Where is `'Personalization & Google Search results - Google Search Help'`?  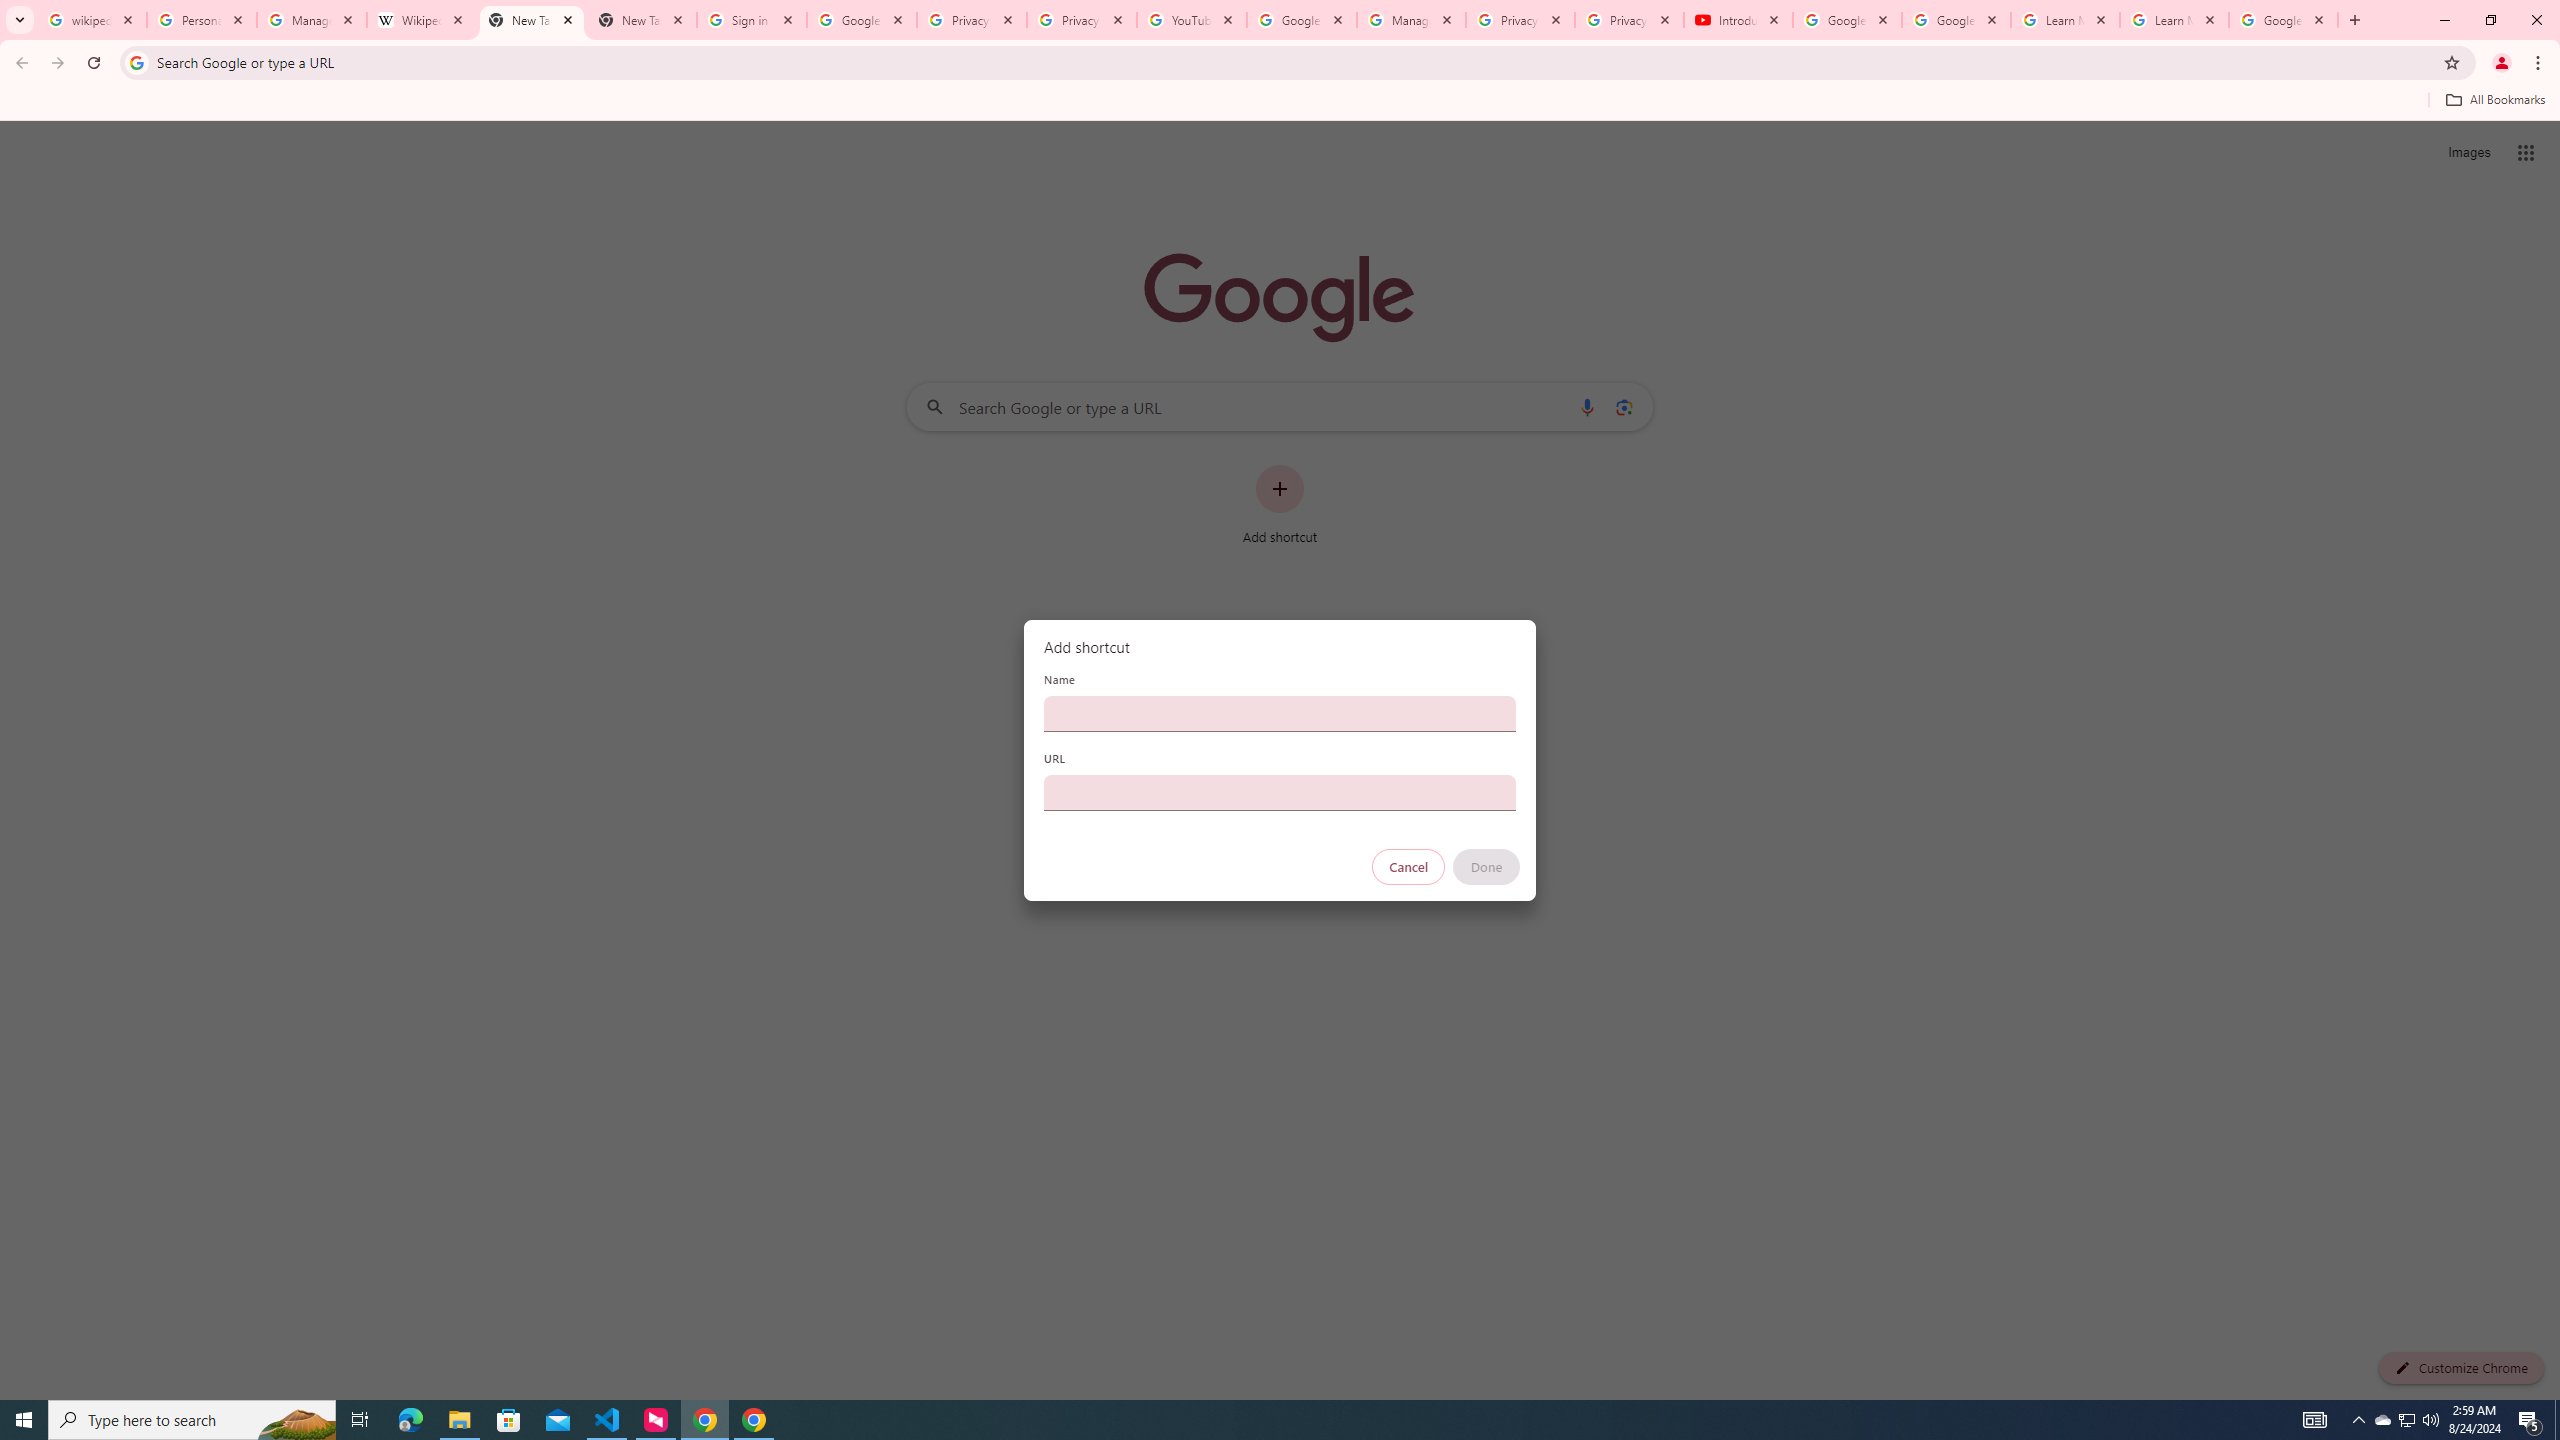
'Personalization & Google Search results - Google Search Help' is located at coordinates (201, 19).